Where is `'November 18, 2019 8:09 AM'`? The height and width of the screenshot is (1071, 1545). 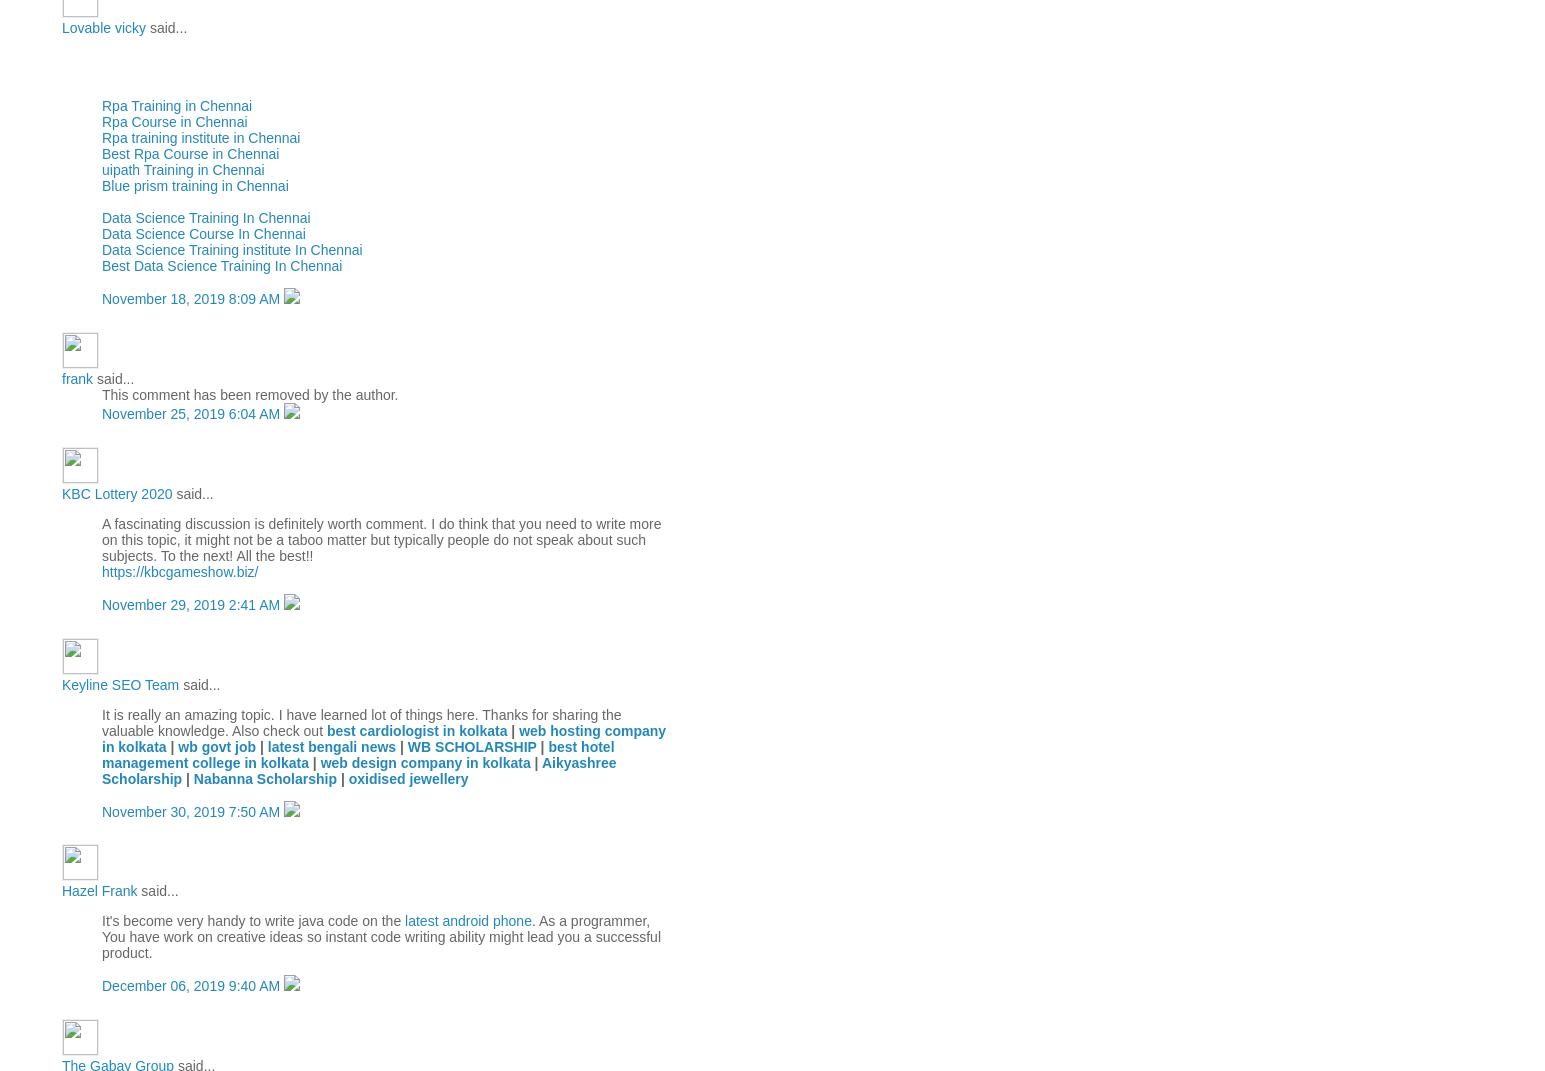
'November 18, 2019 8:09 AM' is located at coordinates (192, 299).